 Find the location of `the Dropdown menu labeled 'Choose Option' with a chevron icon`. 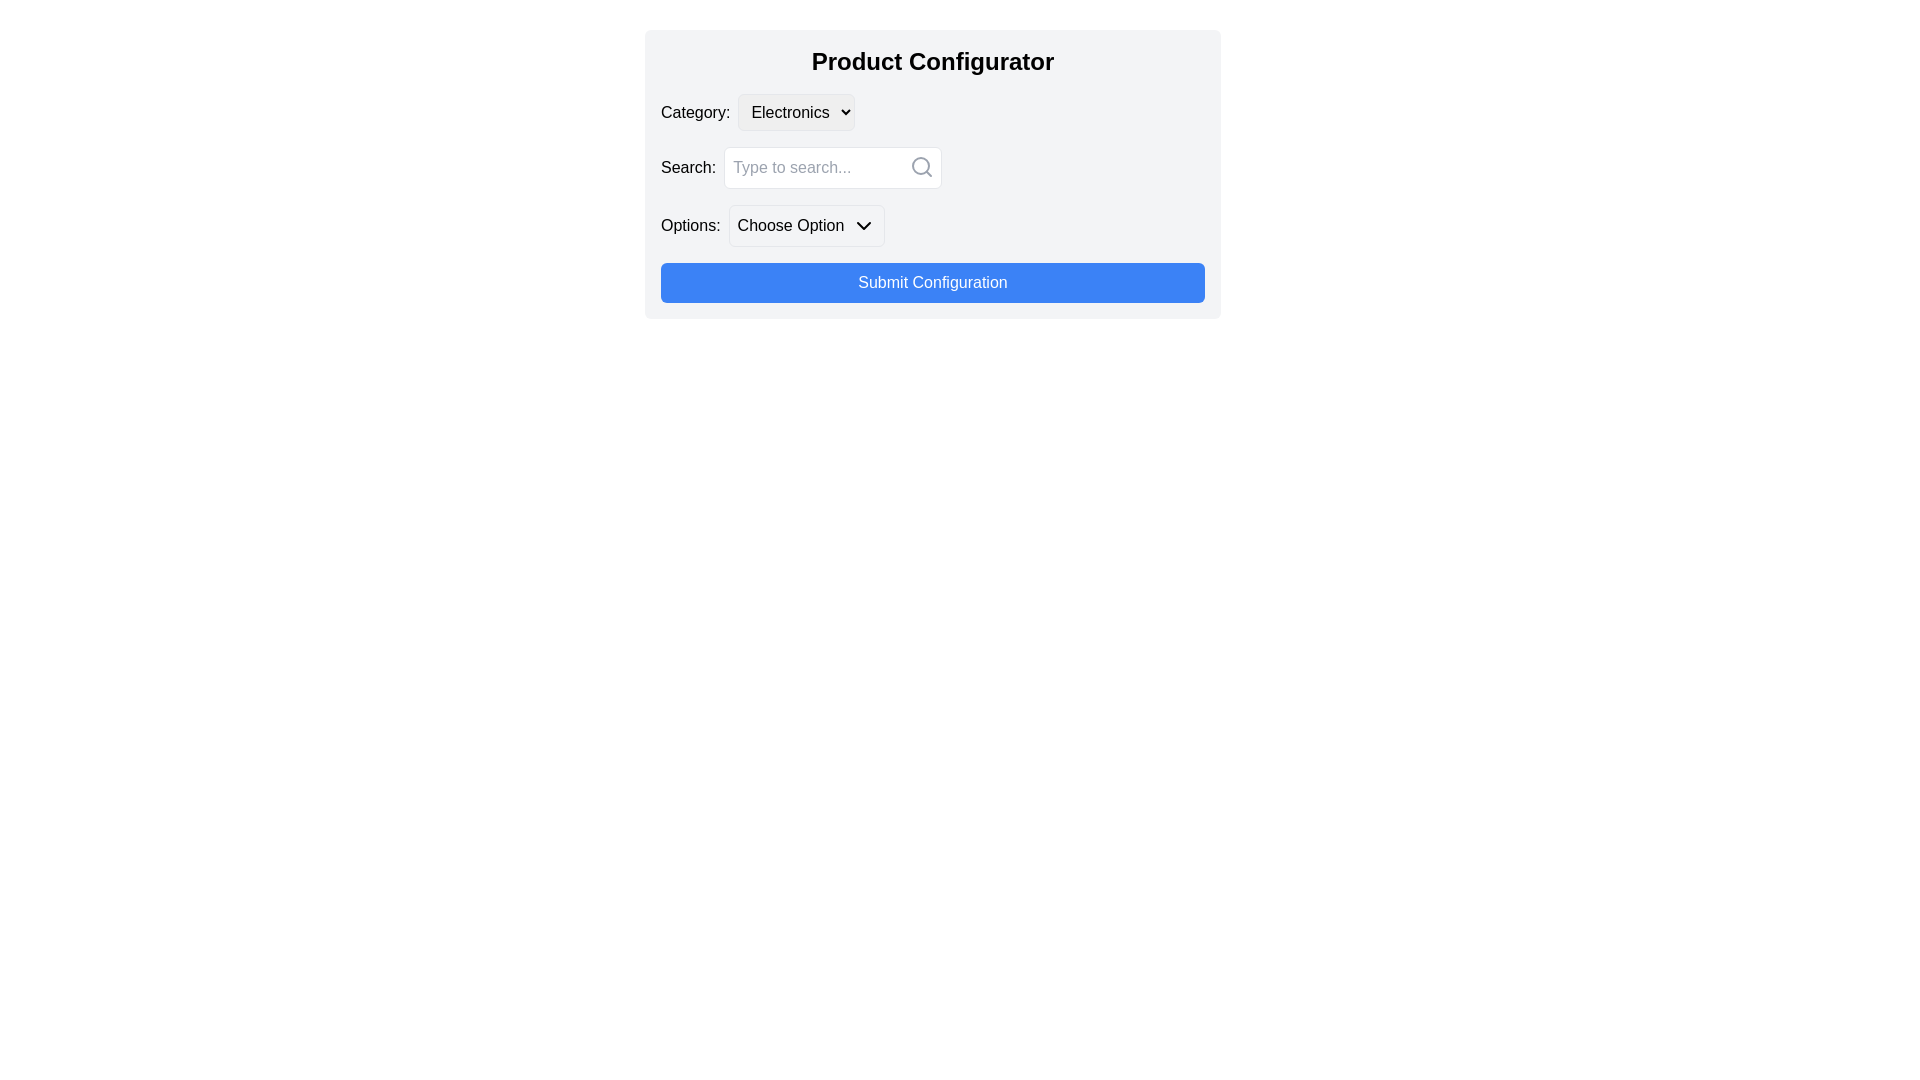

the Dropdown menu labeled 'Choose Option' with a chevron icon is located at coordinates (806, 225).